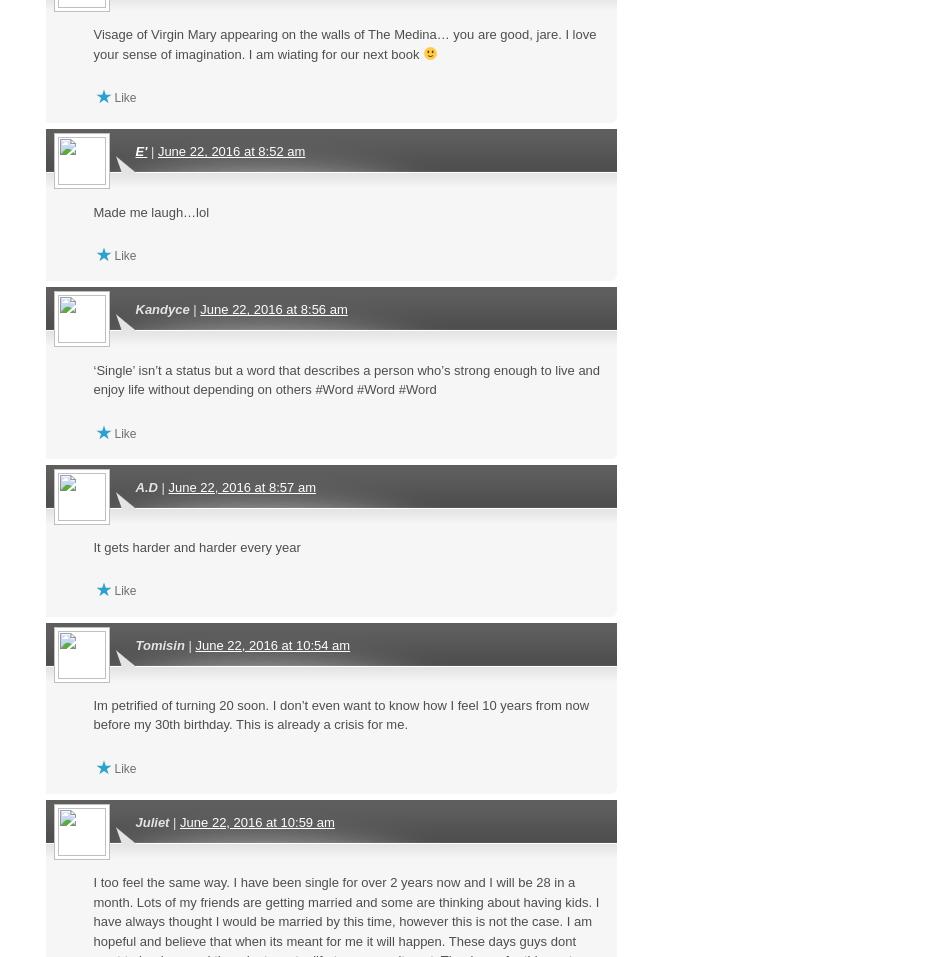  I want to click on 'It gets harder and harder every year', so click(196, 546).